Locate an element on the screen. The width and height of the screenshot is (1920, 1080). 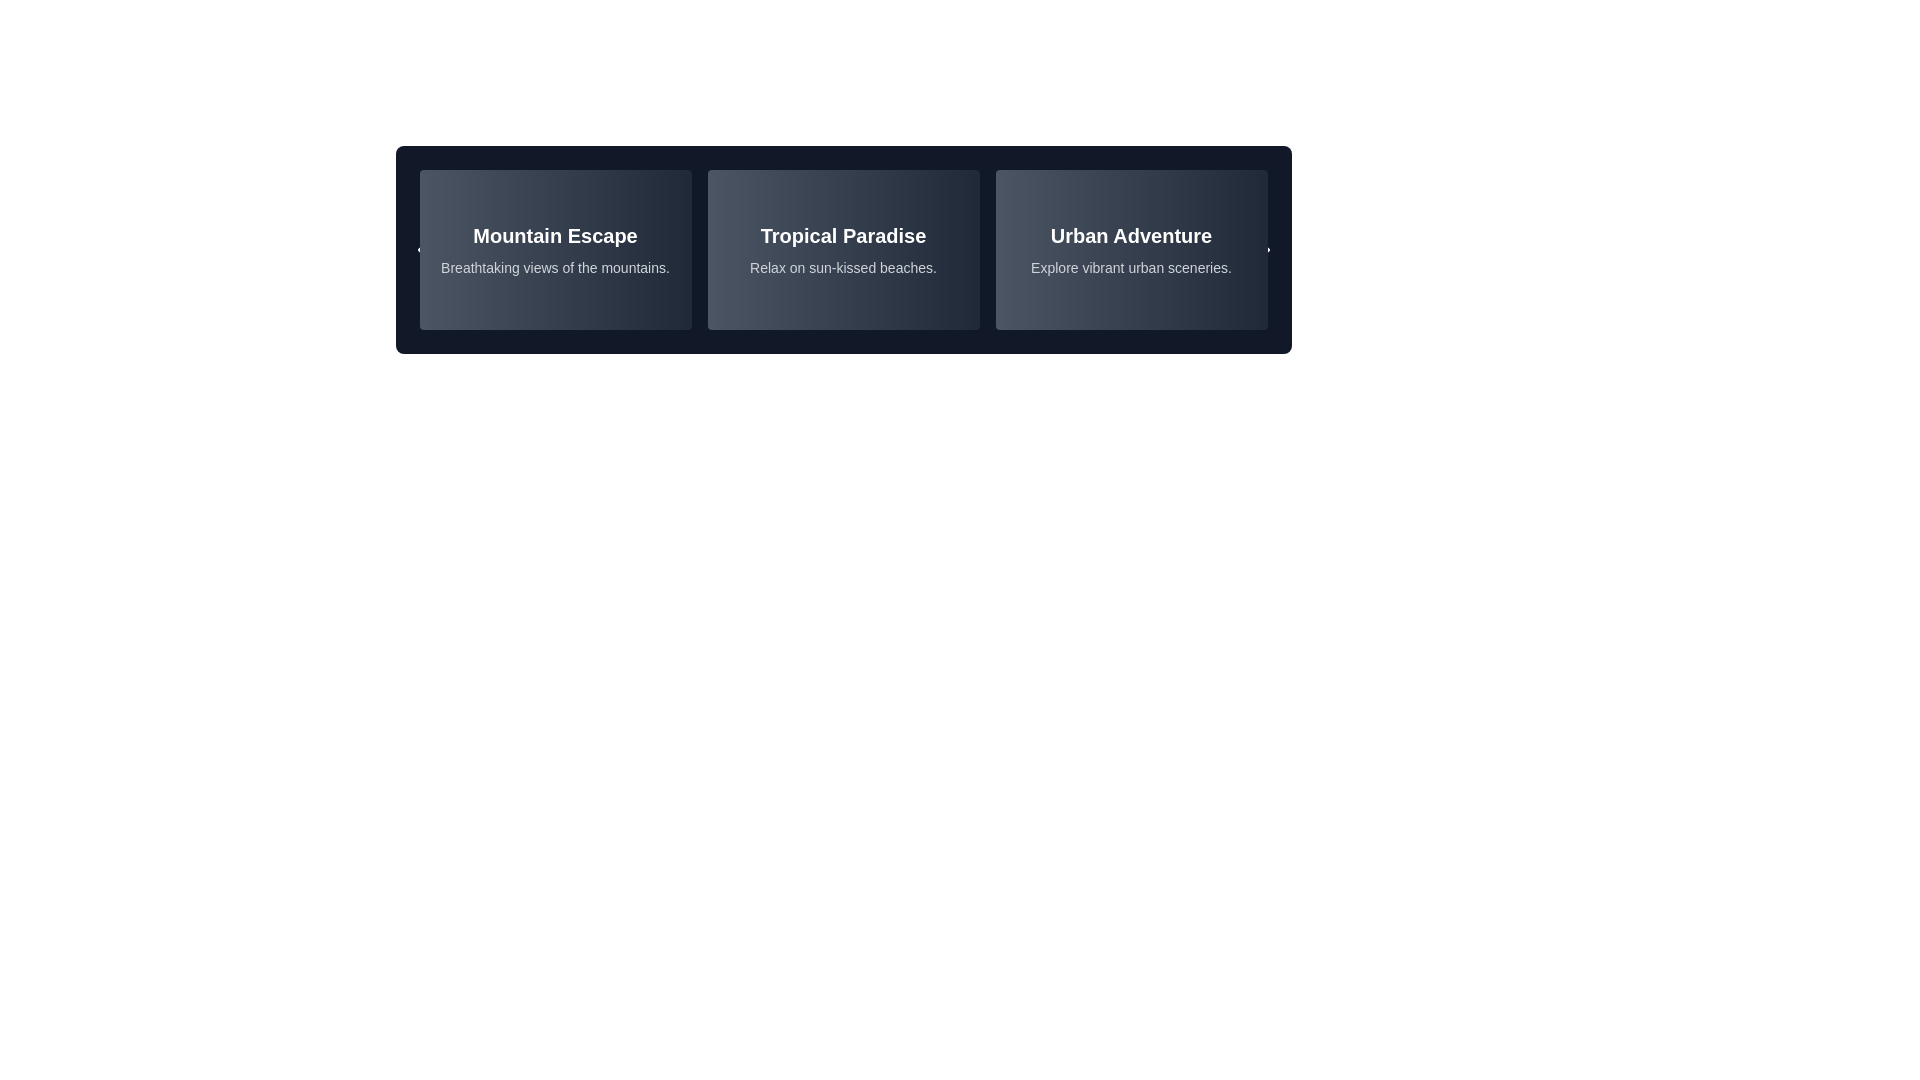
the text label that reads 'Breathtaking views of the mountains.' which is styled with a smaller font size and gray color, located below the title 'Mountain Escape' in the dark rectangular card is located at coordinates (555, 266).